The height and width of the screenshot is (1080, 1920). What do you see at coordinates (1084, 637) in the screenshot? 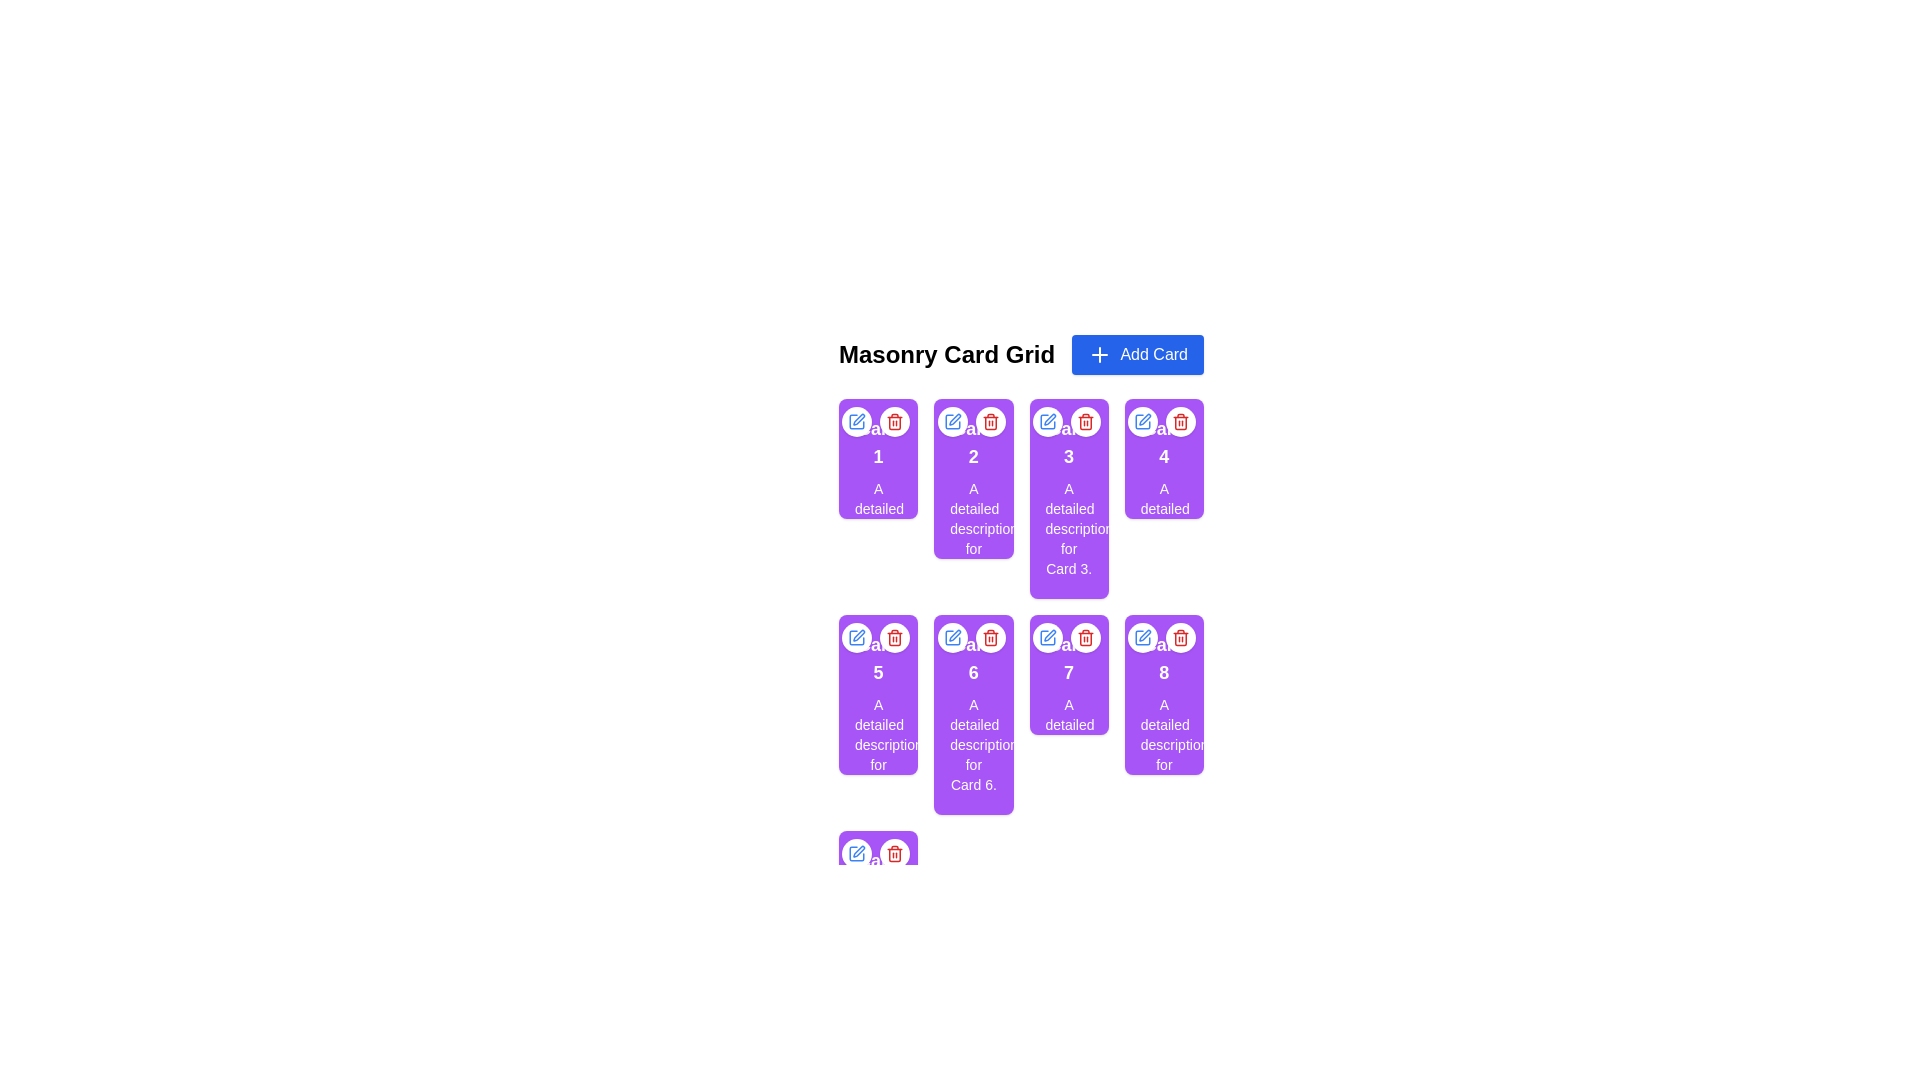
I see `the delete icon located at the top-right corner of the grid card` at bounding box center [1084, 637].